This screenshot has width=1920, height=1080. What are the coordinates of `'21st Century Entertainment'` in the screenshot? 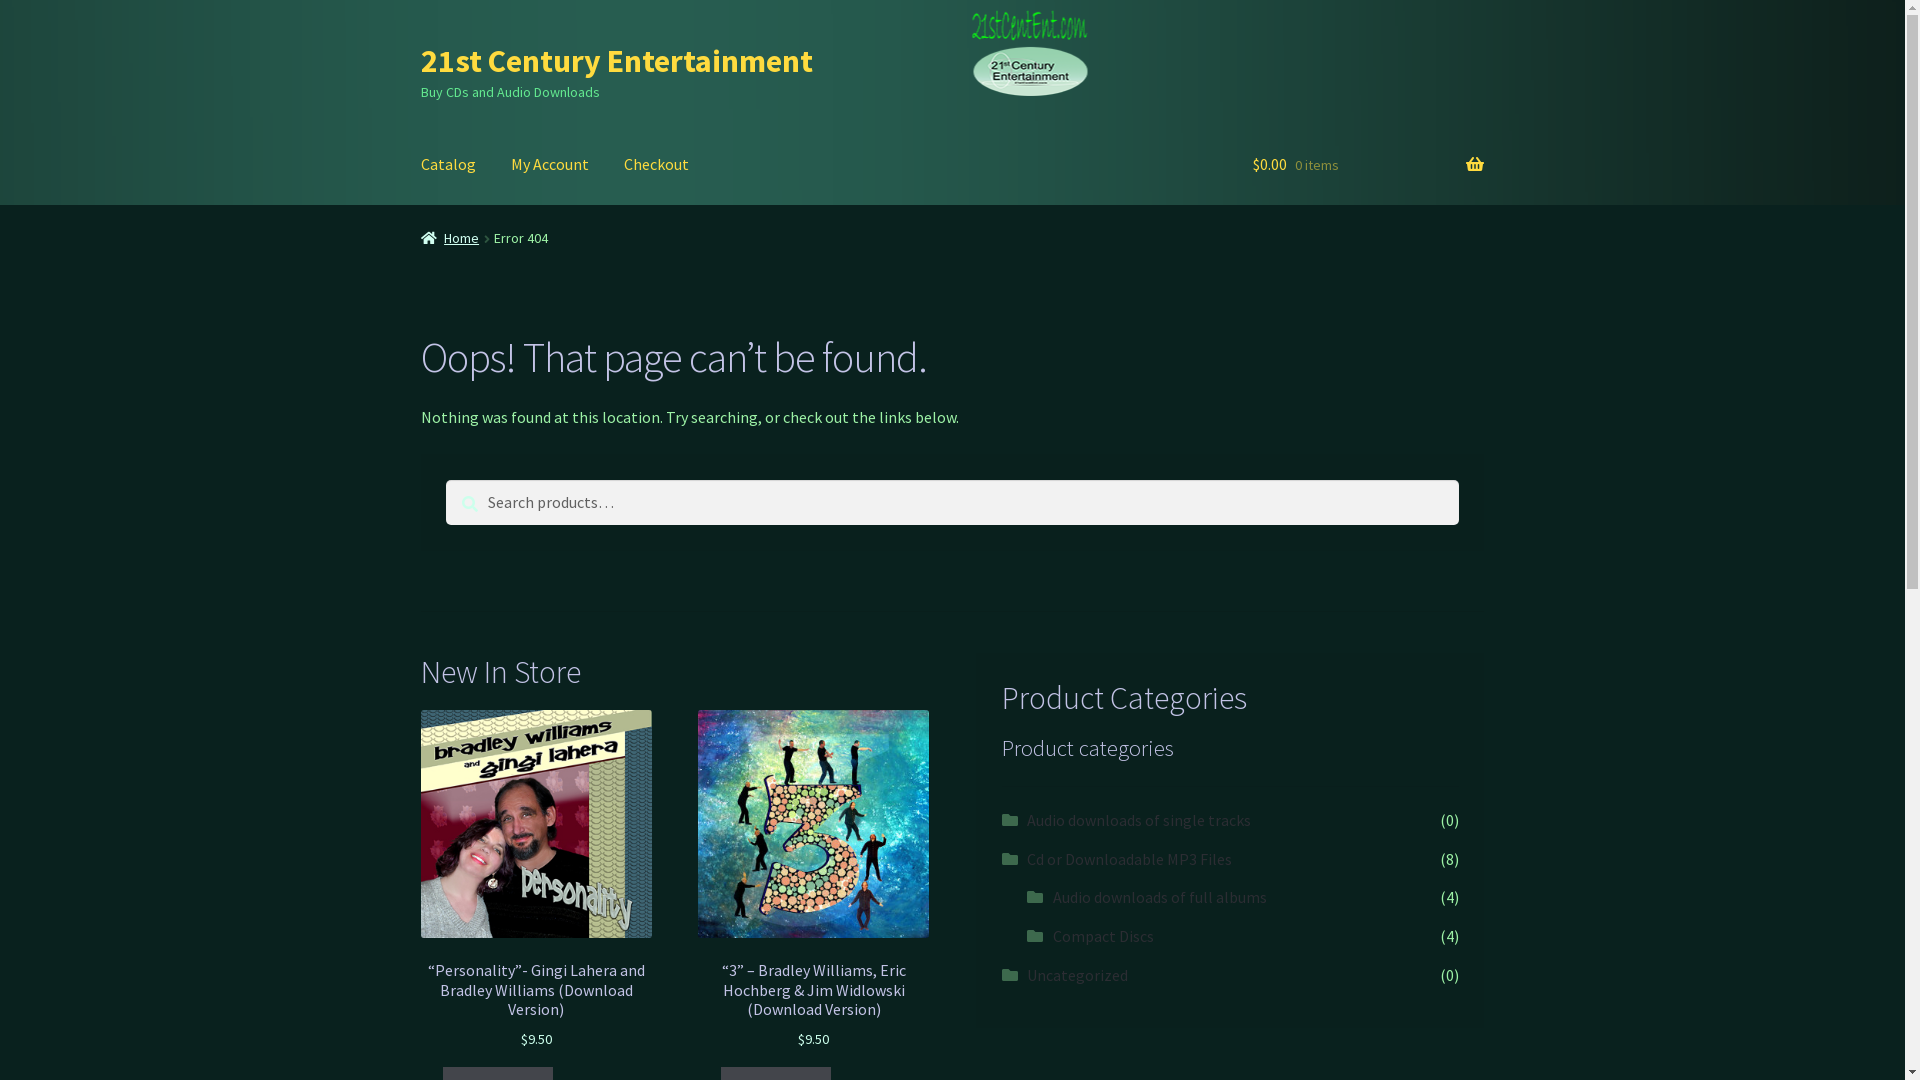 It's located at (616, 60).